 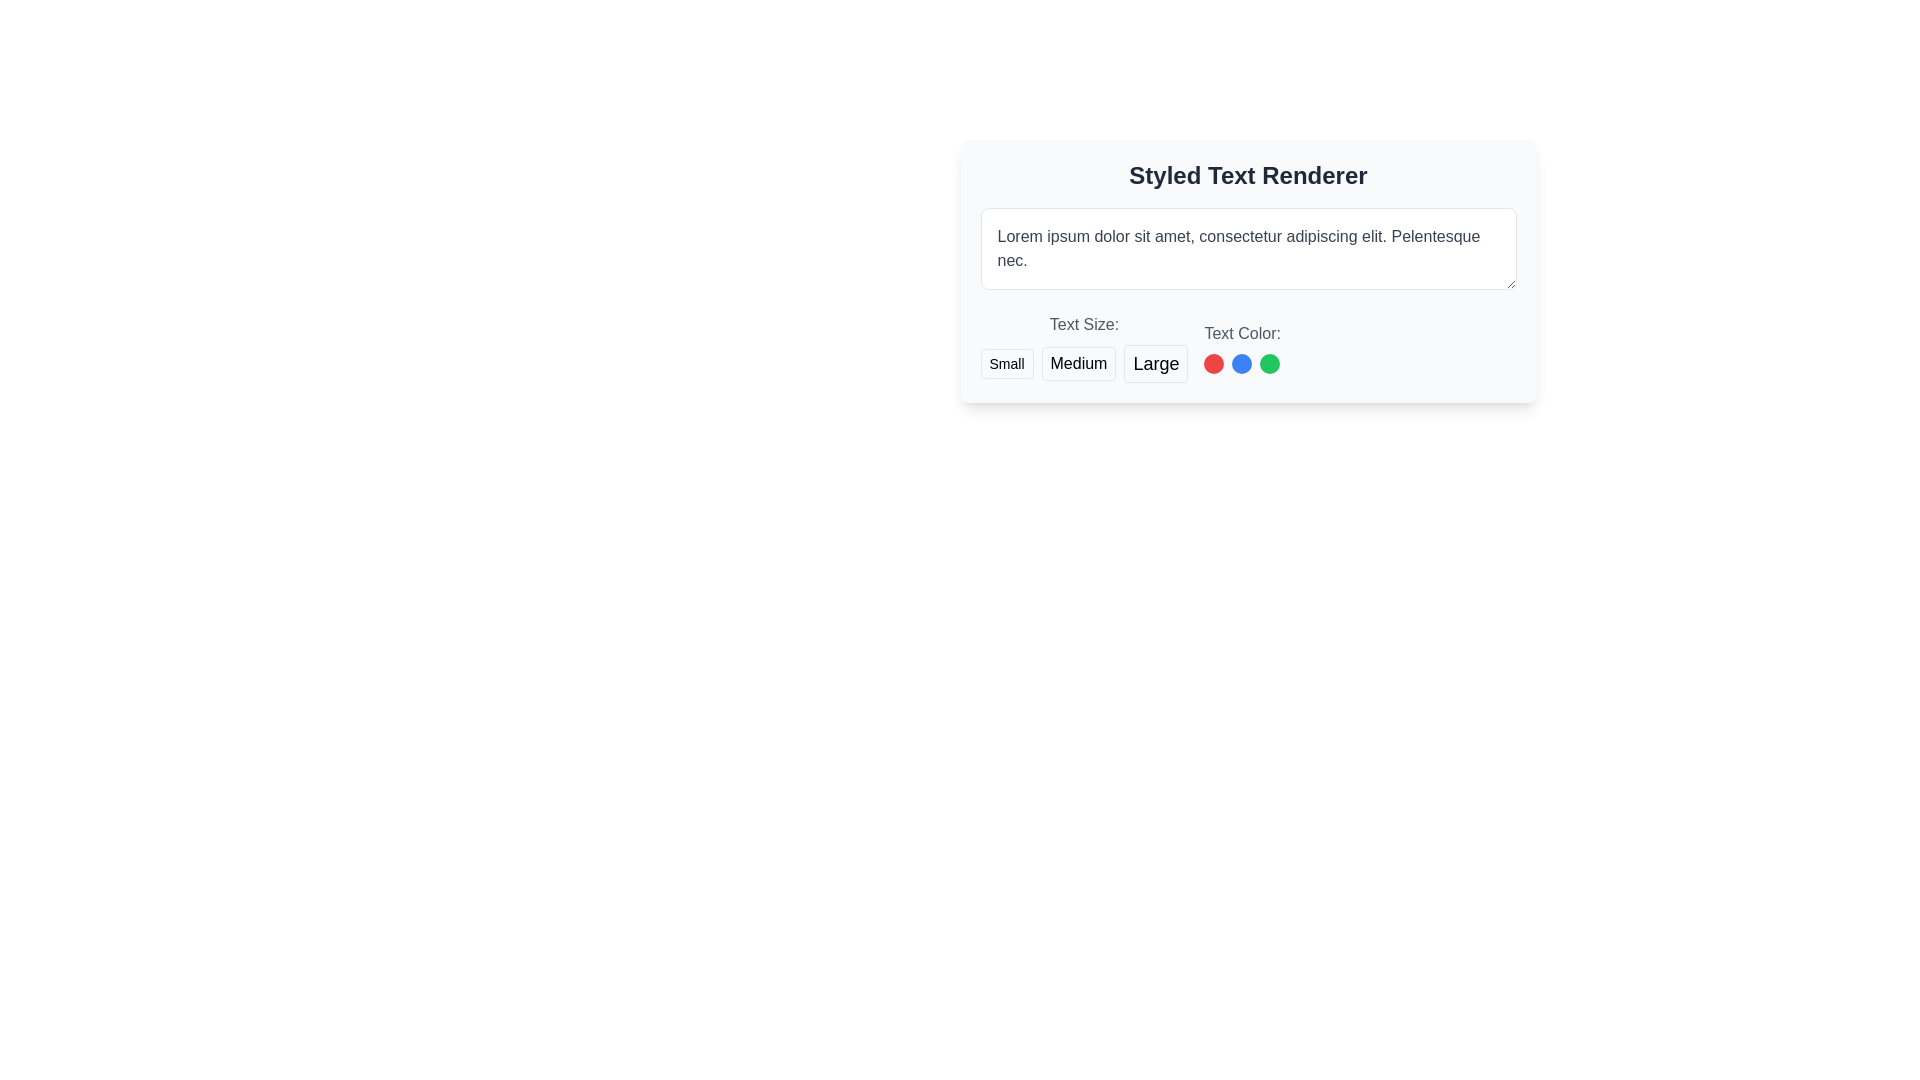 I want to click on the second circle-shaped button representing the blue color, so click(x=1241, y=363).